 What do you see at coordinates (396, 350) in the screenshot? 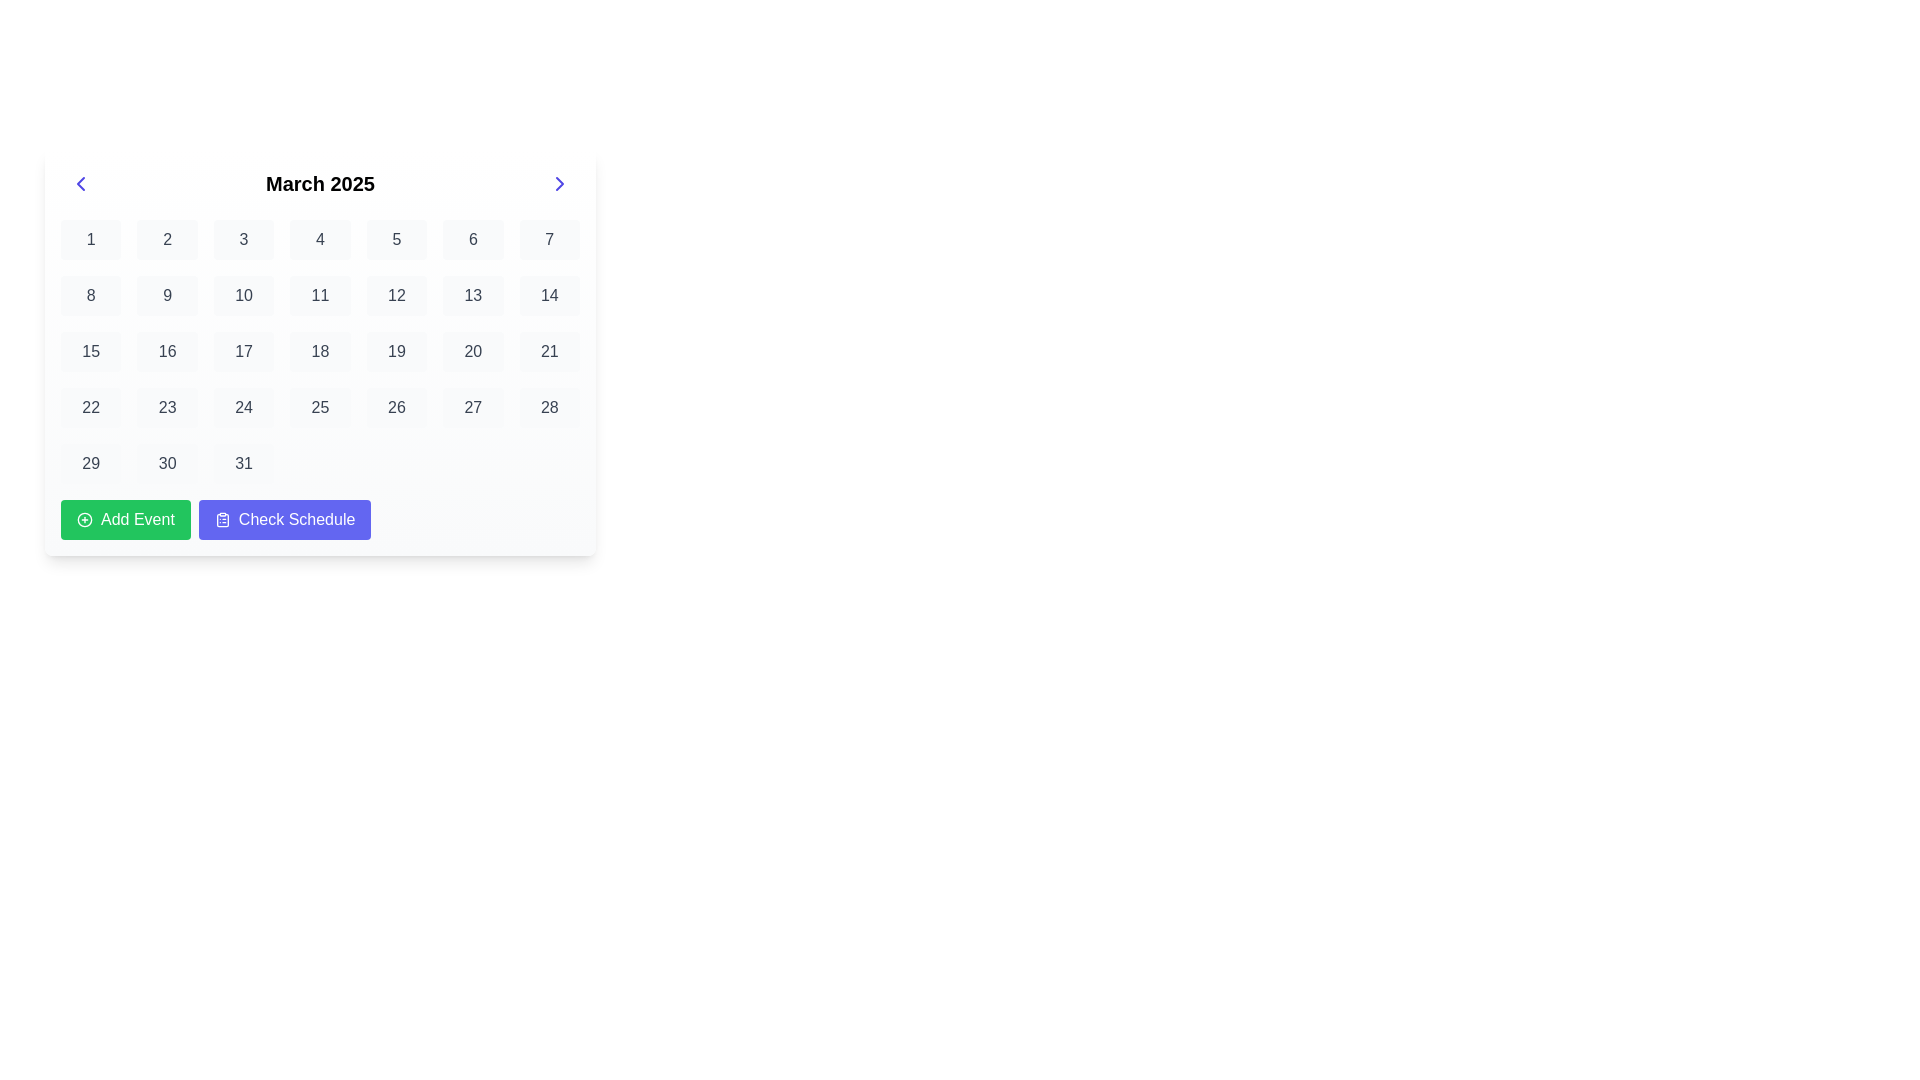
I see `the Calendar day button displaying the number '19'` at bounding box center [396, 350].